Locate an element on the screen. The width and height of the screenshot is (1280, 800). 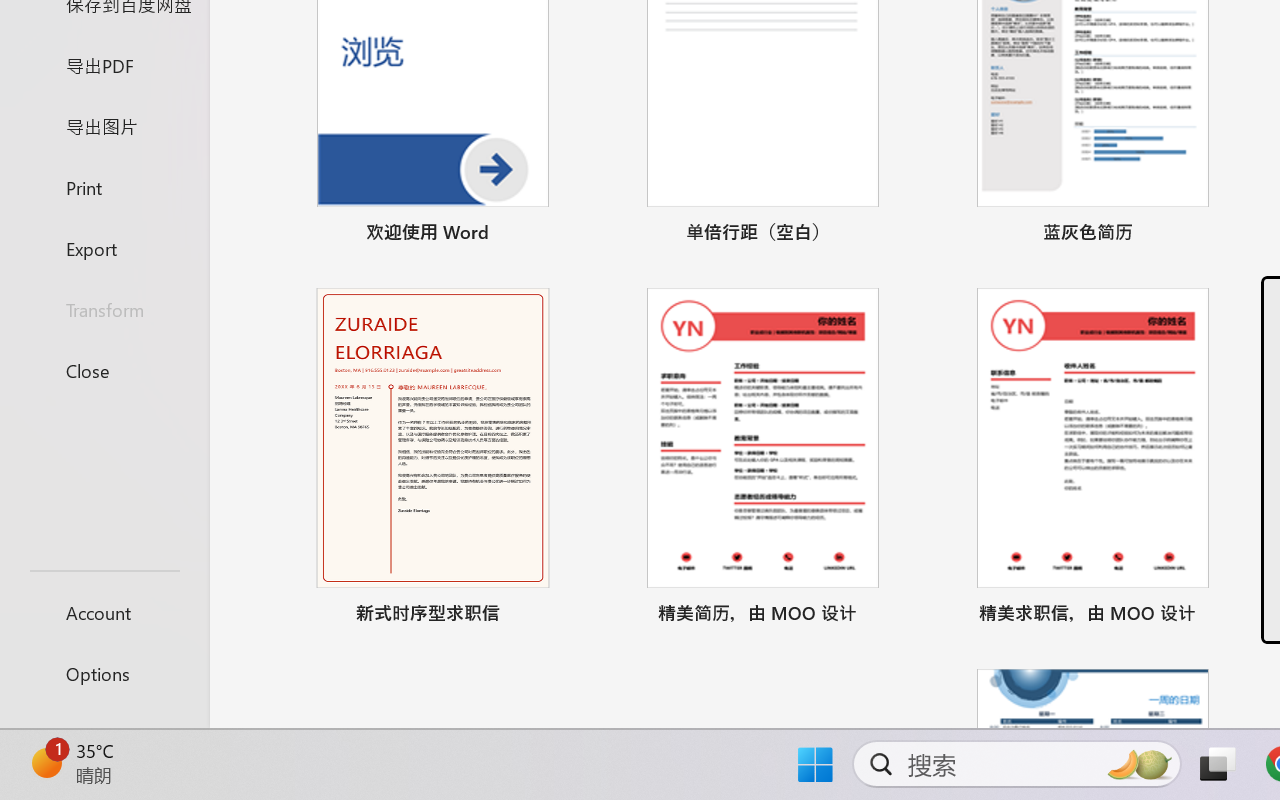
'Options' is located at coordinates (103, 673).